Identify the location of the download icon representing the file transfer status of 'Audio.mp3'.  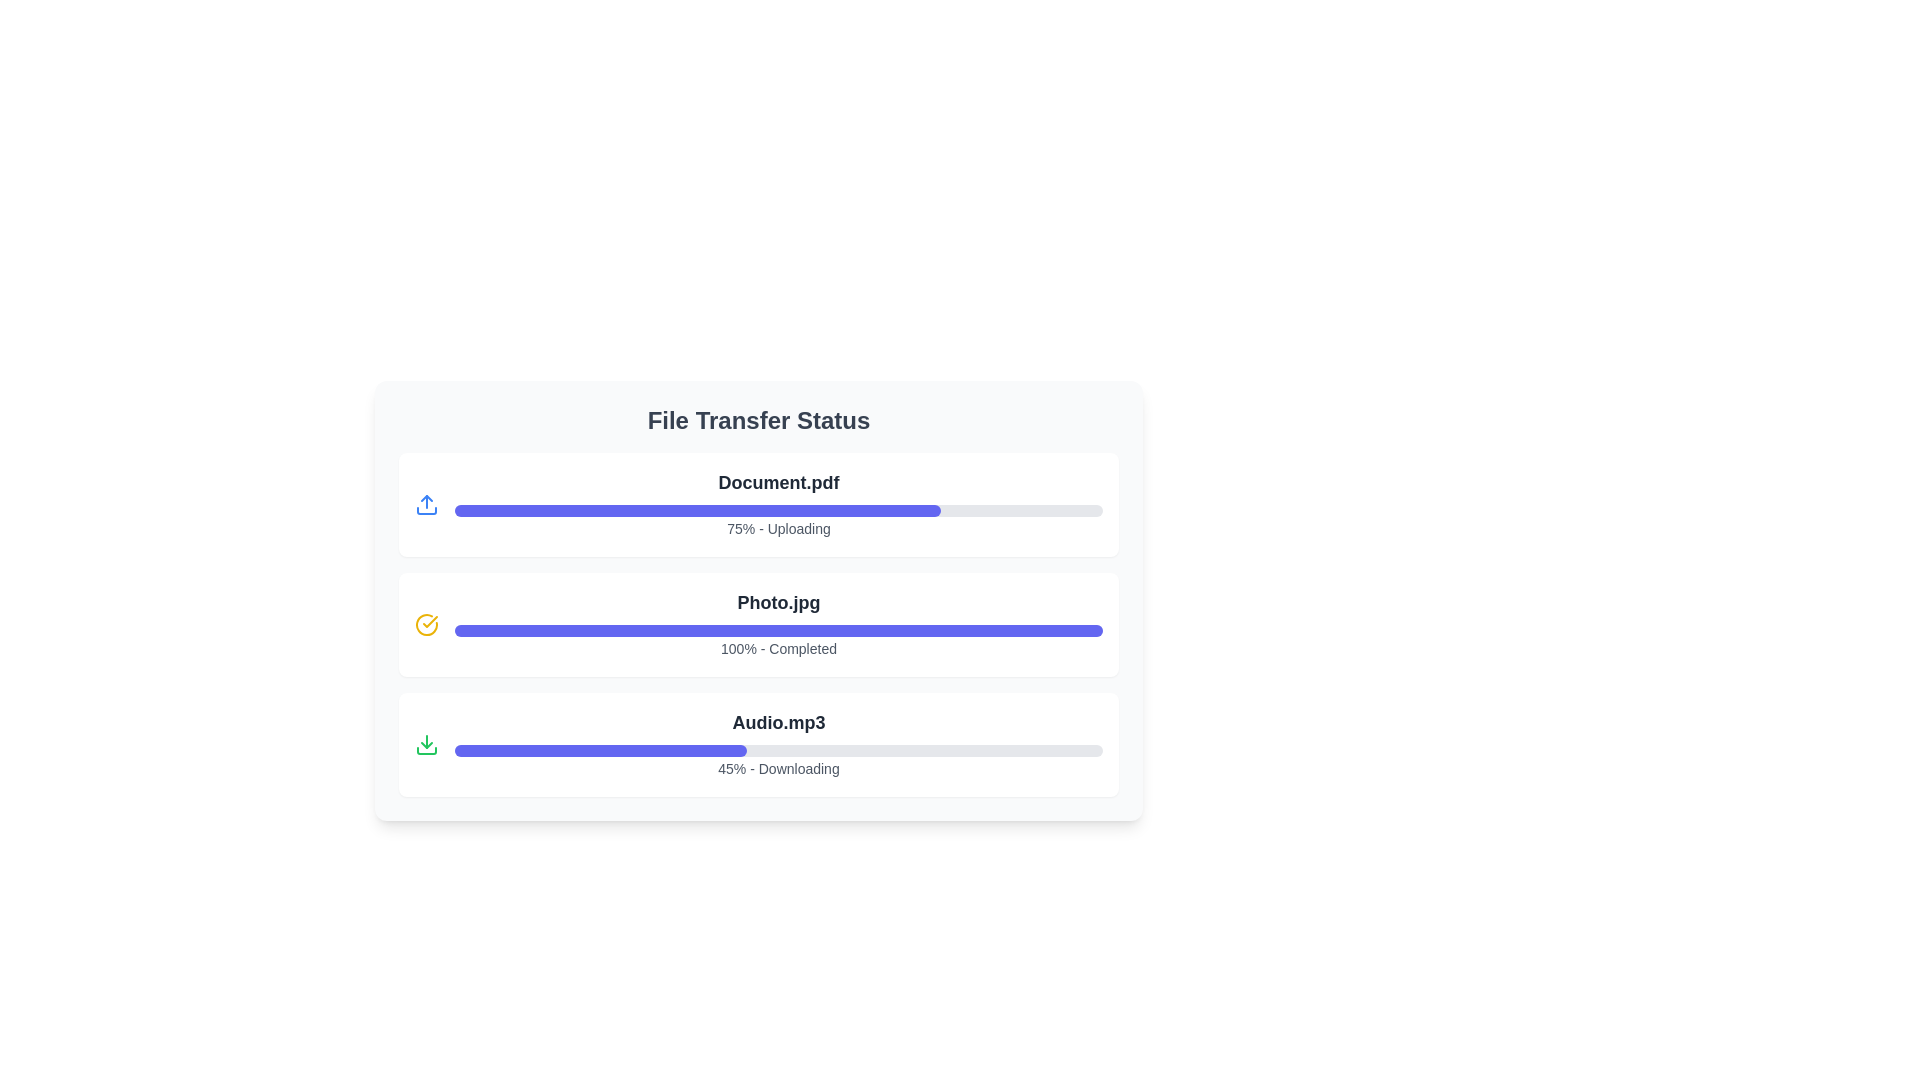
(426, 751).